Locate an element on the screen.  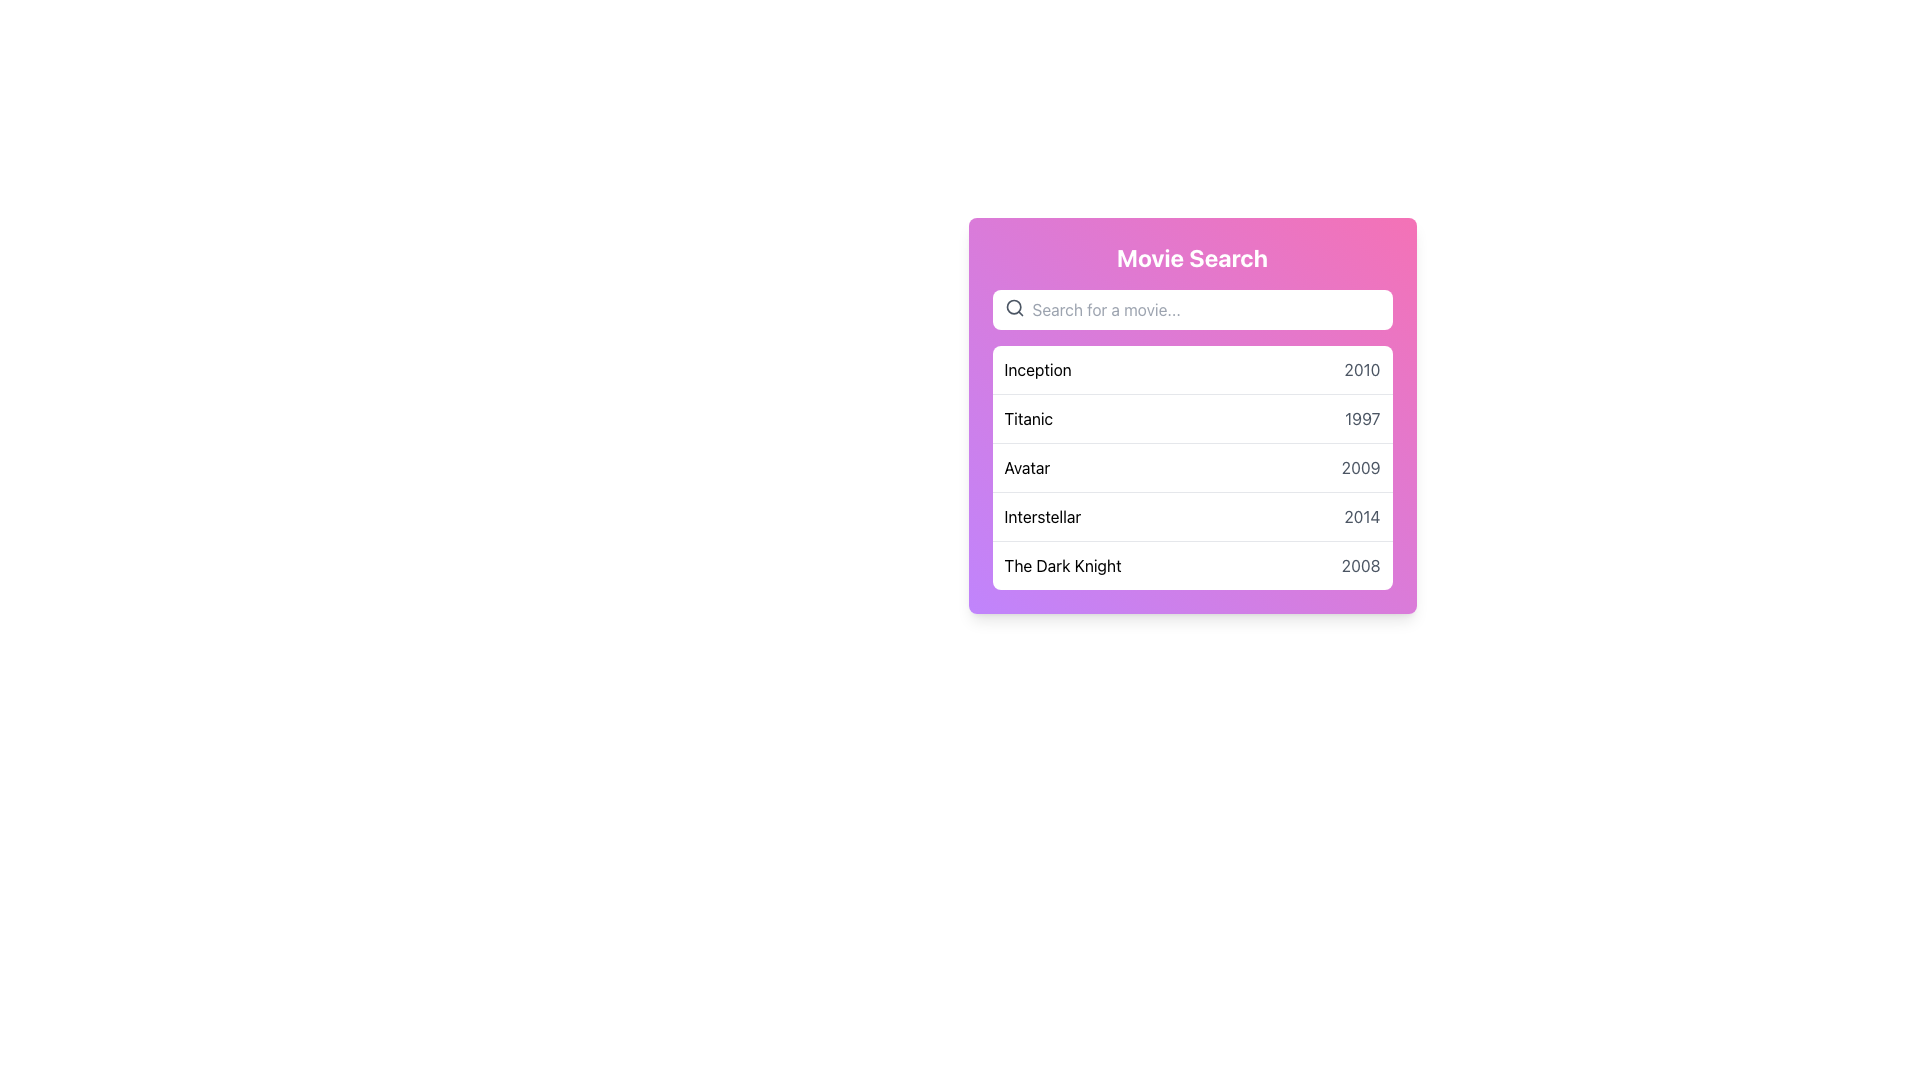
text label displaying the number '2009' in gray font, located to the right of 'Avatar' in the third row of the 'Movie Search' card interface is located at coordinates (1360, 467).